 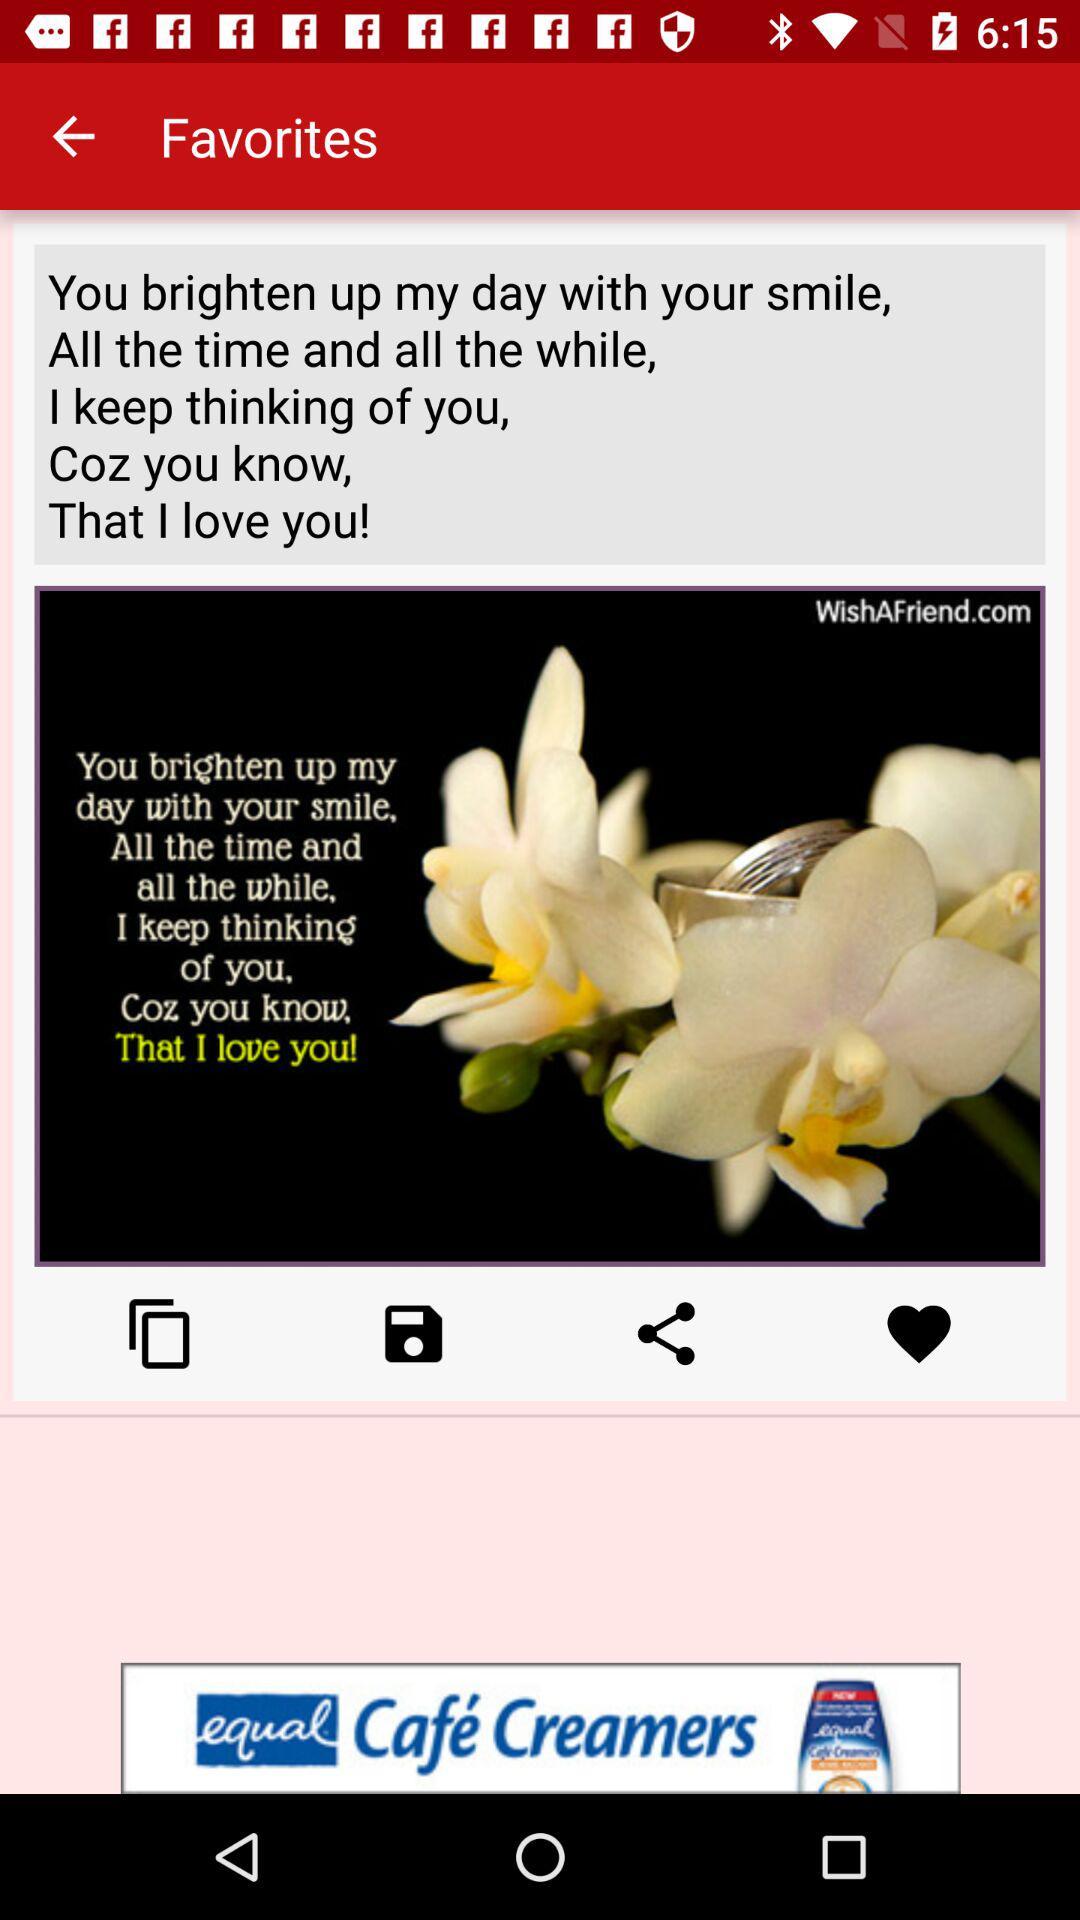 I want to click on go back, so click(x=412, y=1333).